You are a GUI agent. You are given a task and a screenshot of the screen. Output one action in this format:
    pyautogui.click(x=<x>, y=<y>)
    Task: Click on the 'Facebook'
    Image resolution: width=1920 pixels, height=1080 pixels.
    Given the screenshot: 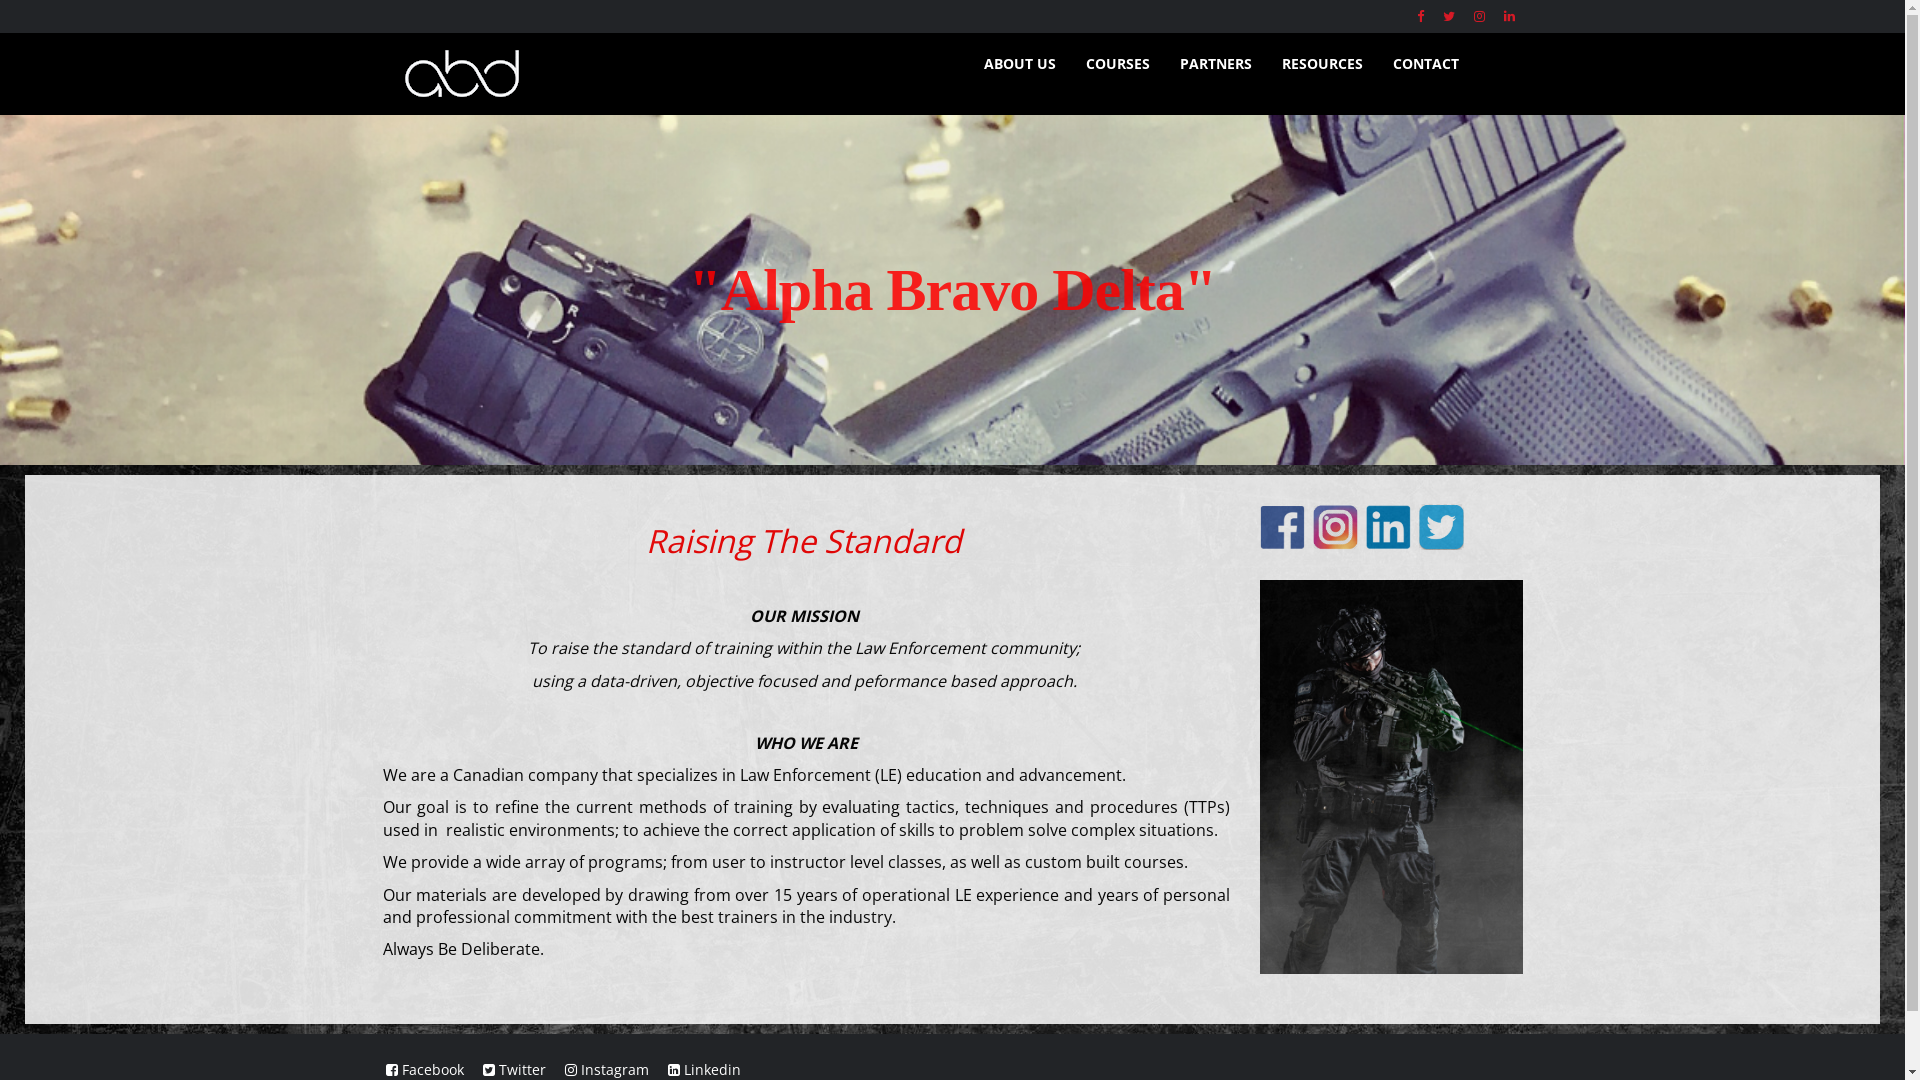 What is the action you would take?
    pyautogui.click(x=424, y=1068)
    